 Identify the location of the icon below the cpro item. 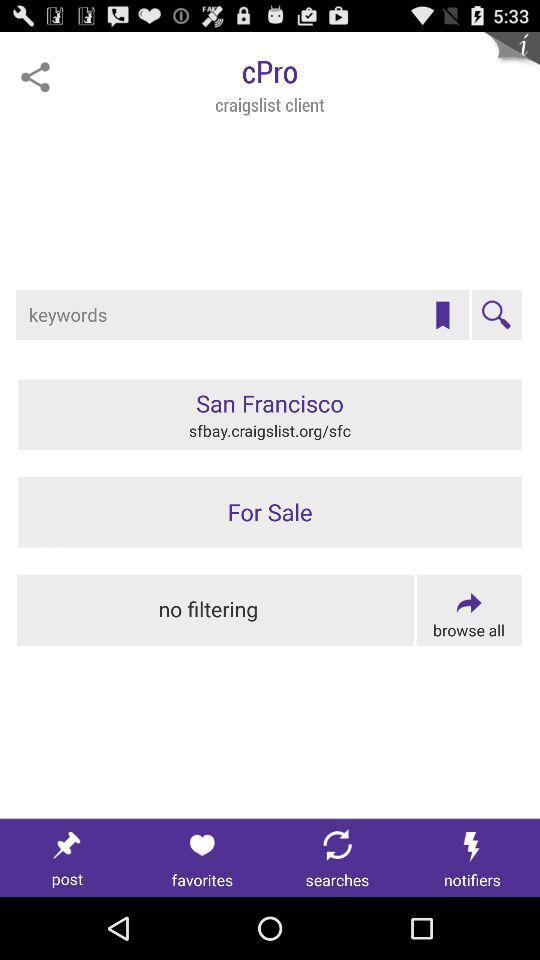
(442, 315).